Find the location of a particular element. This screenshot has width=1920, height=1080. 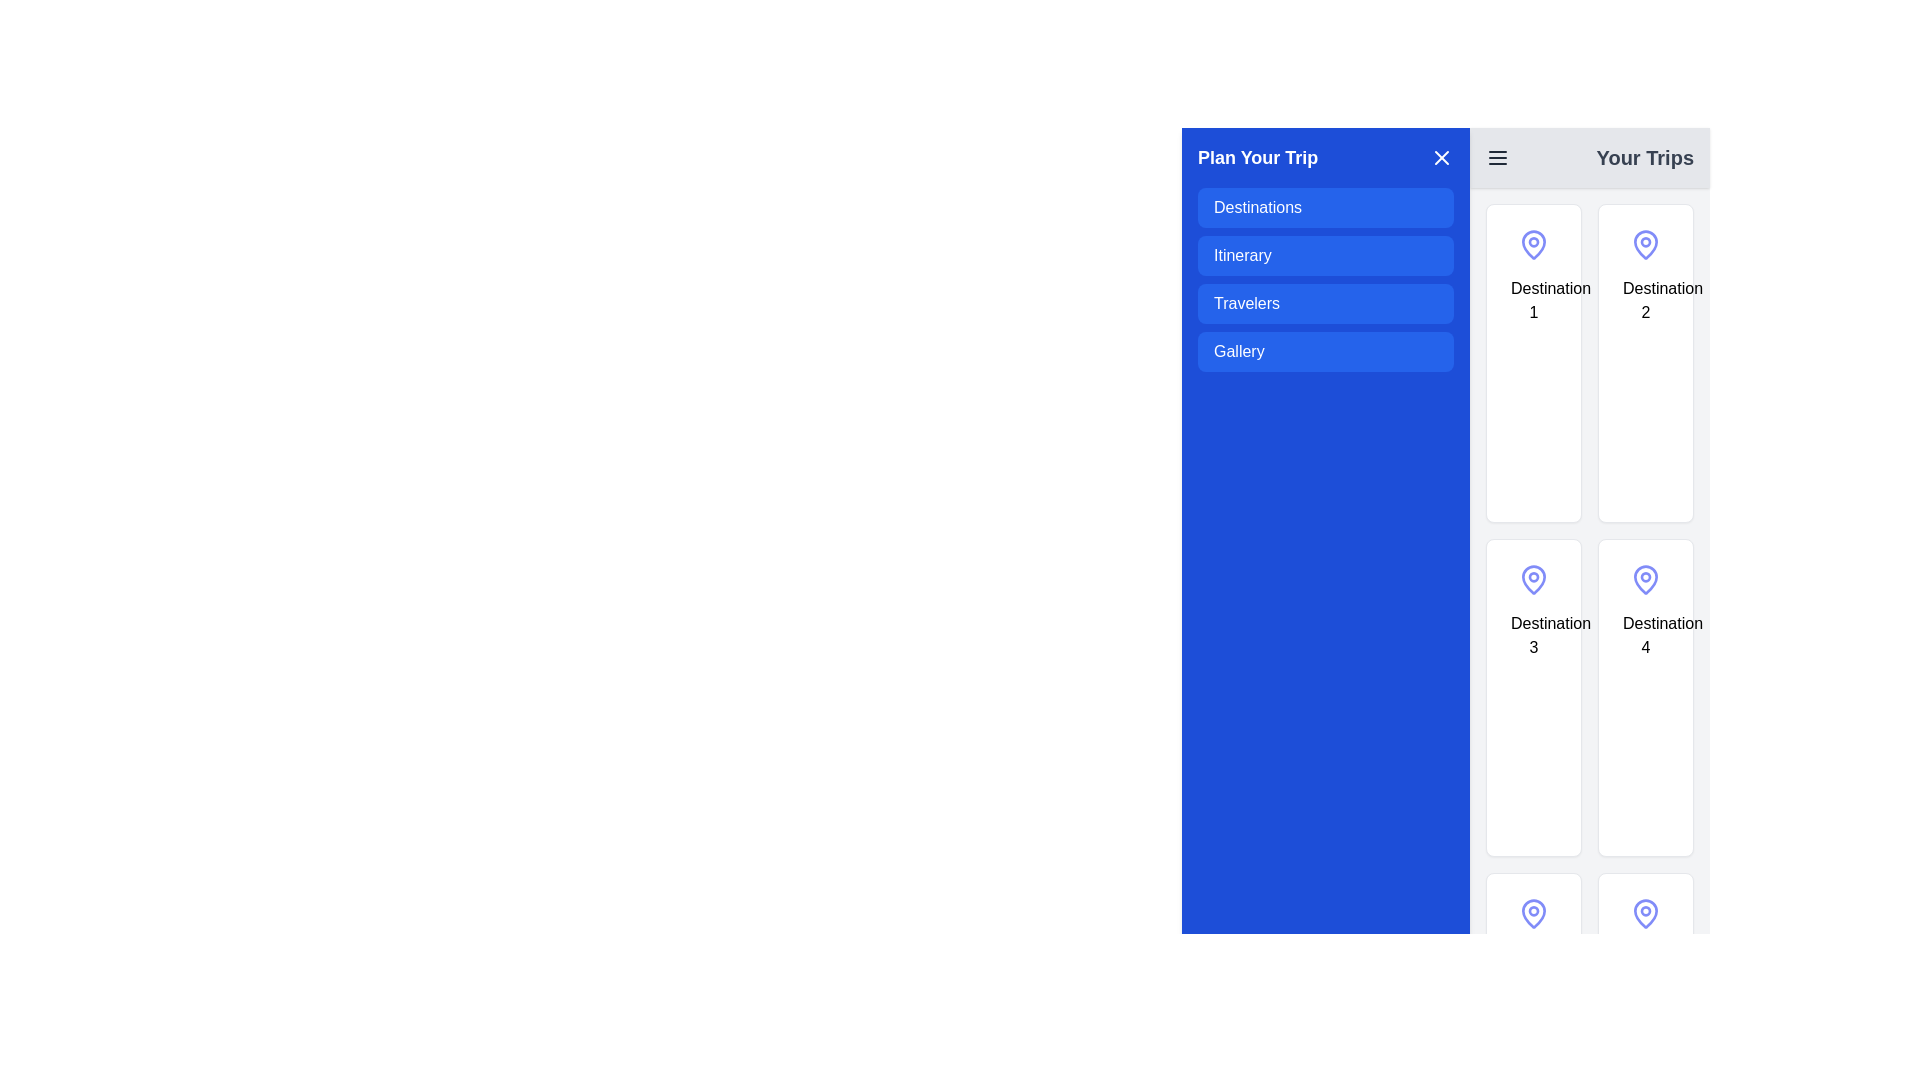

the pin-shaped icon with a hollow center circle, styled in indigo, located above the text 'Destination 1' in the 'Your Trips' section is located at coordinates (1533, 244).